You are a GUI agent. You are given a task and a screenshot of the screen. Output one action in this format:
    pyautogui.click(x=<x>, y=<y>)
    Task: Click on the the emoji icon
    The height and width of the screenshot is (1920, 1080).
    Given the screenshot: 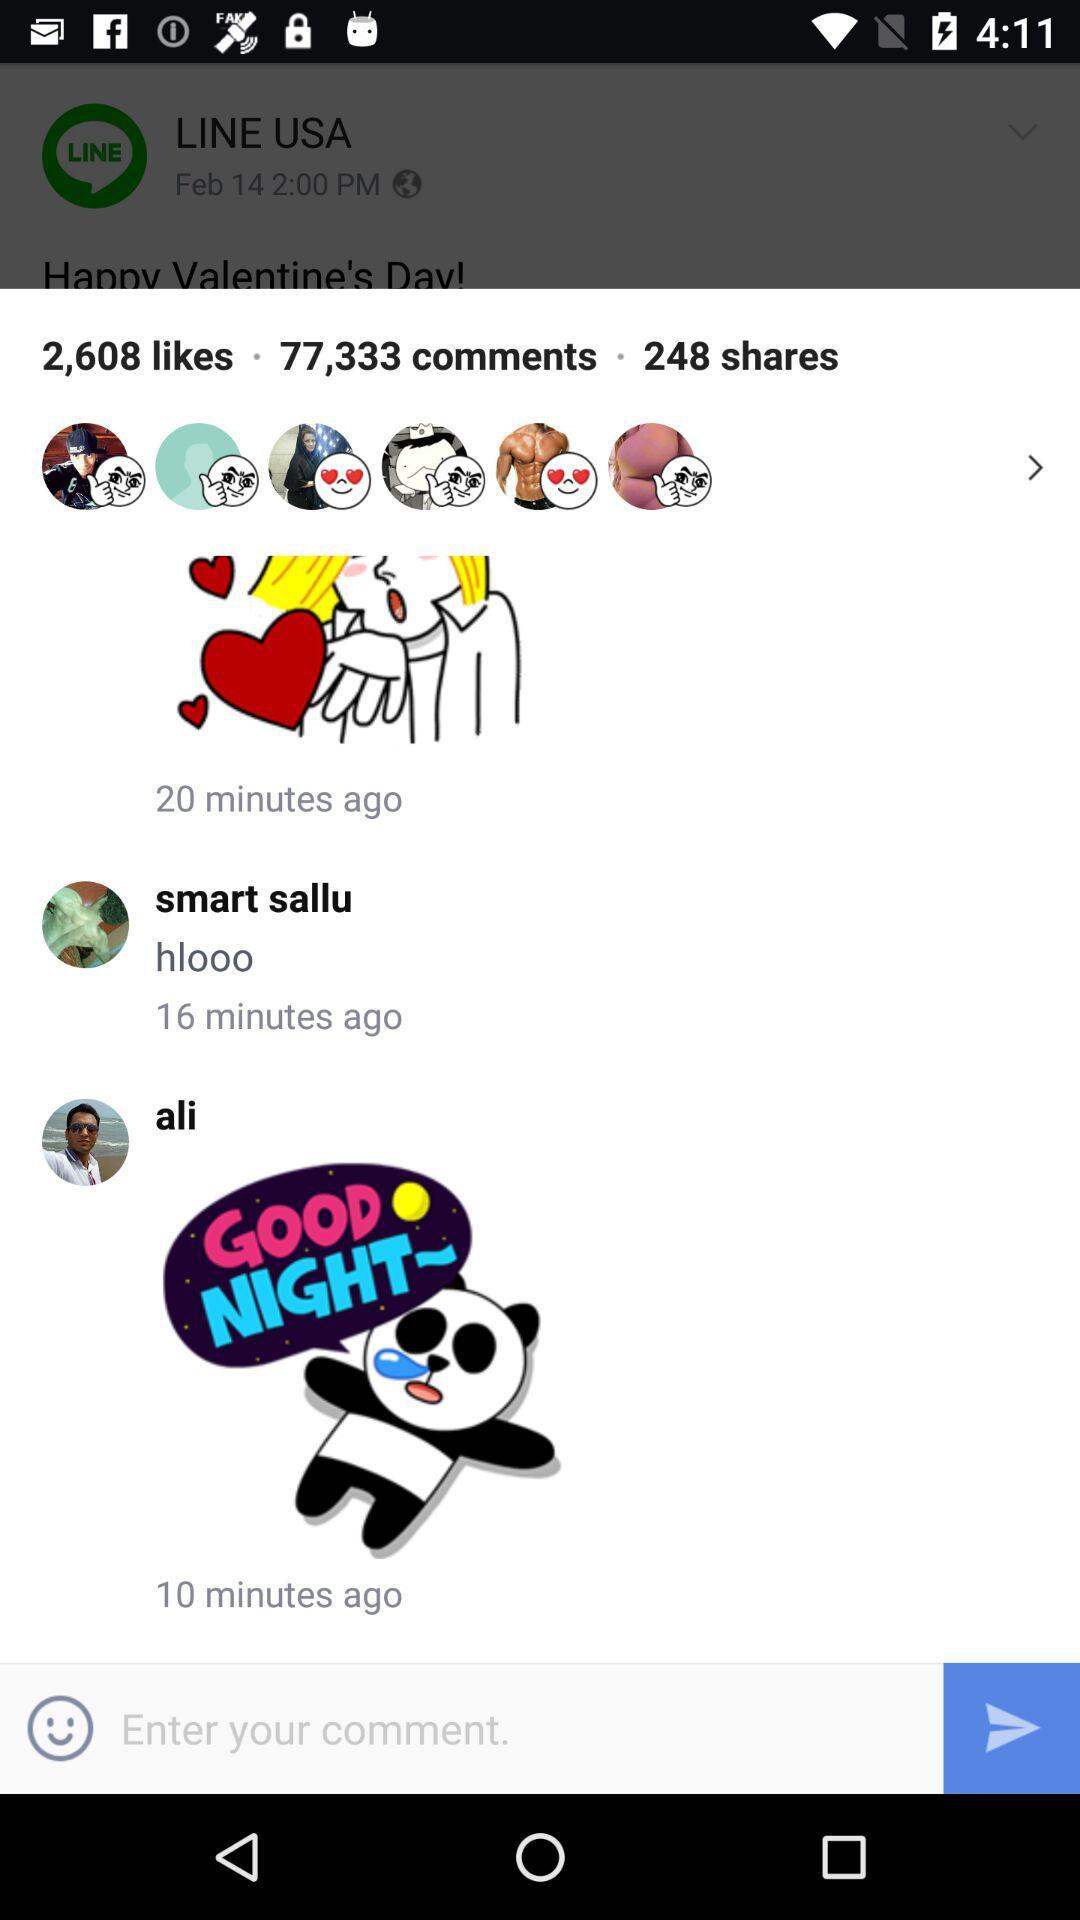 What is the action you would take?
    pyautogui.click(x=72, y=1727)
    